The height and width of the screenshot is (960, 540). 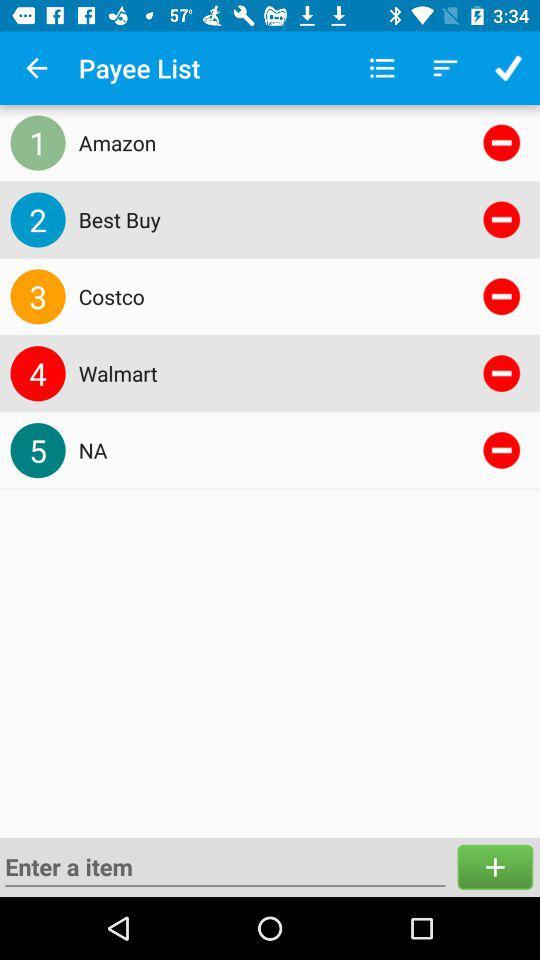 What do you see at coordinates (494, 866) in the screenshot?
I see `item option` at bounding box center [494, 866].